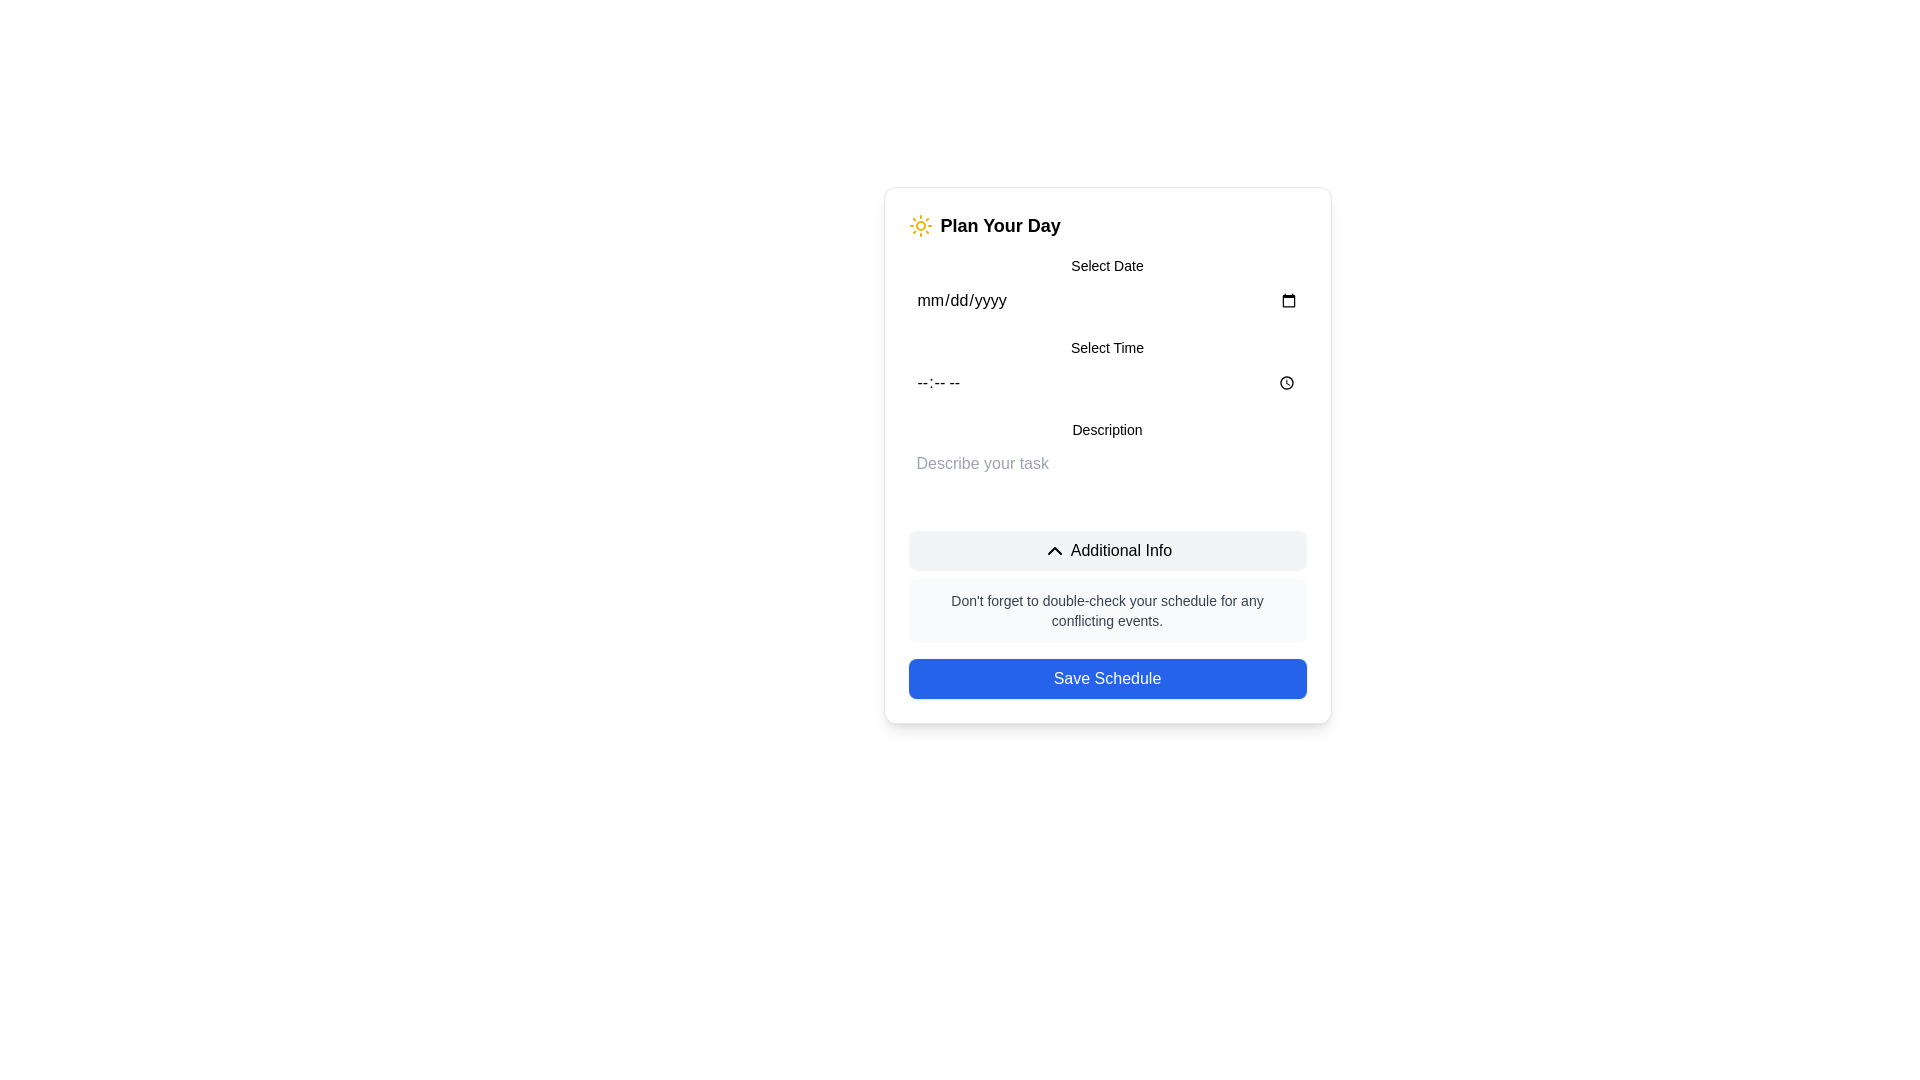 This screenshot has height=1080, width=1920. What do you see at coordinates (1106, 677) in the screenshot?
I see `the 'Save Schedule' button, which is a prominent blue button with white text and rounded edges located at the bottom of a vertical form layout` at bounding box center [1106, 677].